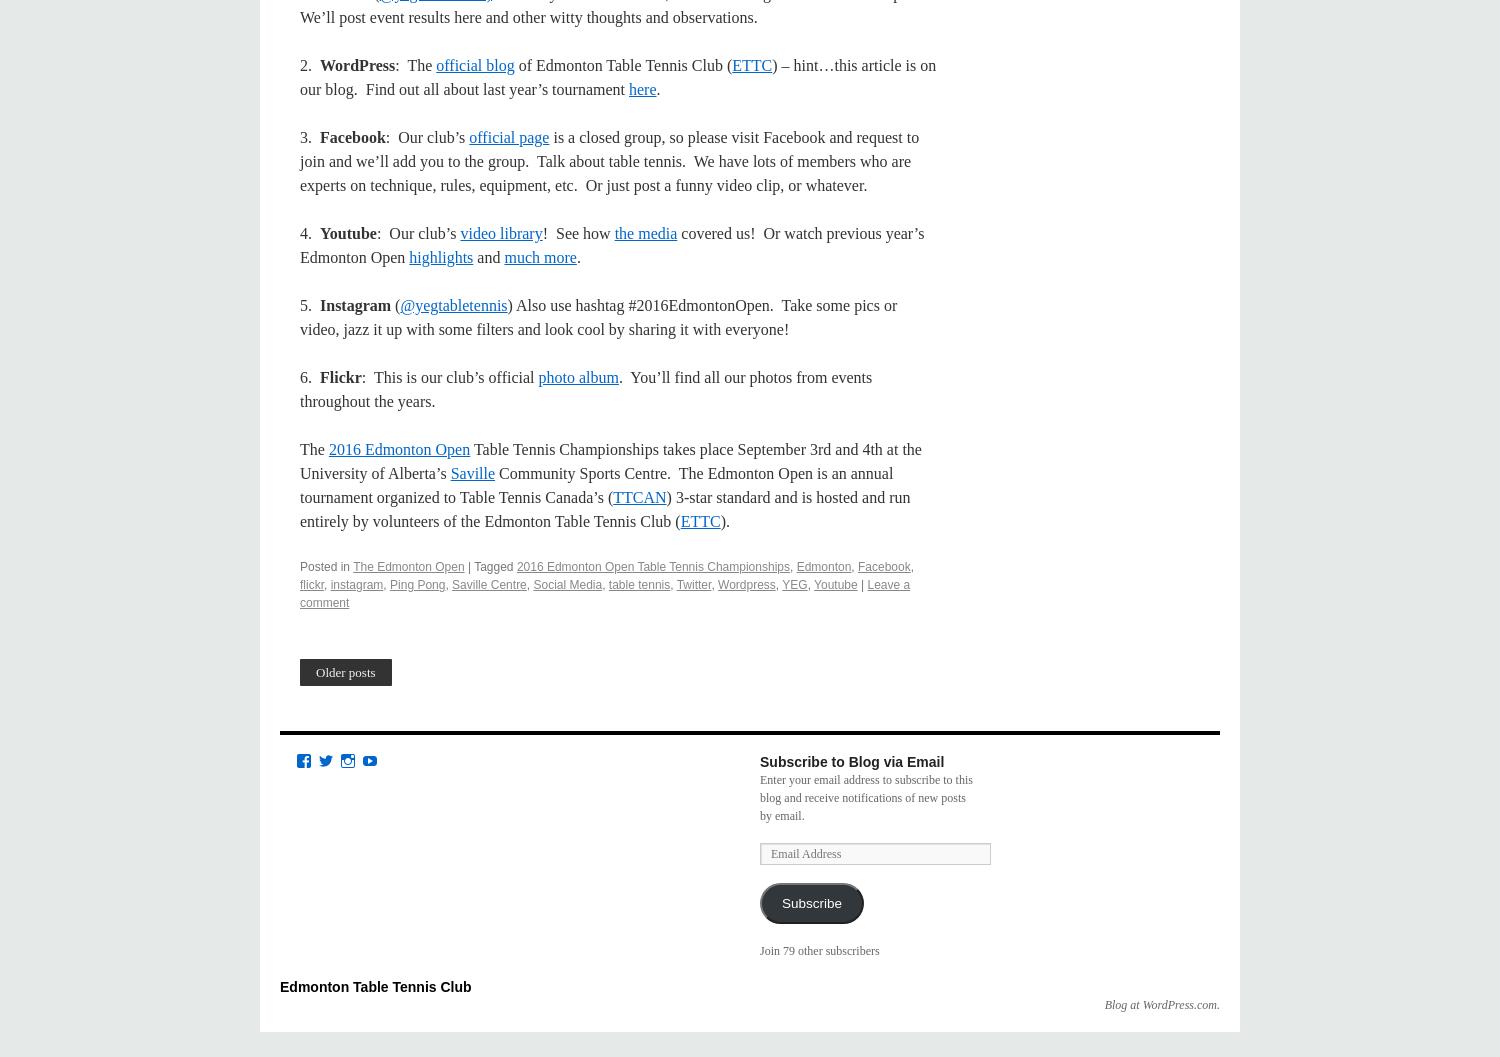 This screenshot has height=1057, width=1500. What do you see at coordinates (360, 377) in the screenshot?
I see `':  This is our club’s official'` at bounding box center [360, 377].